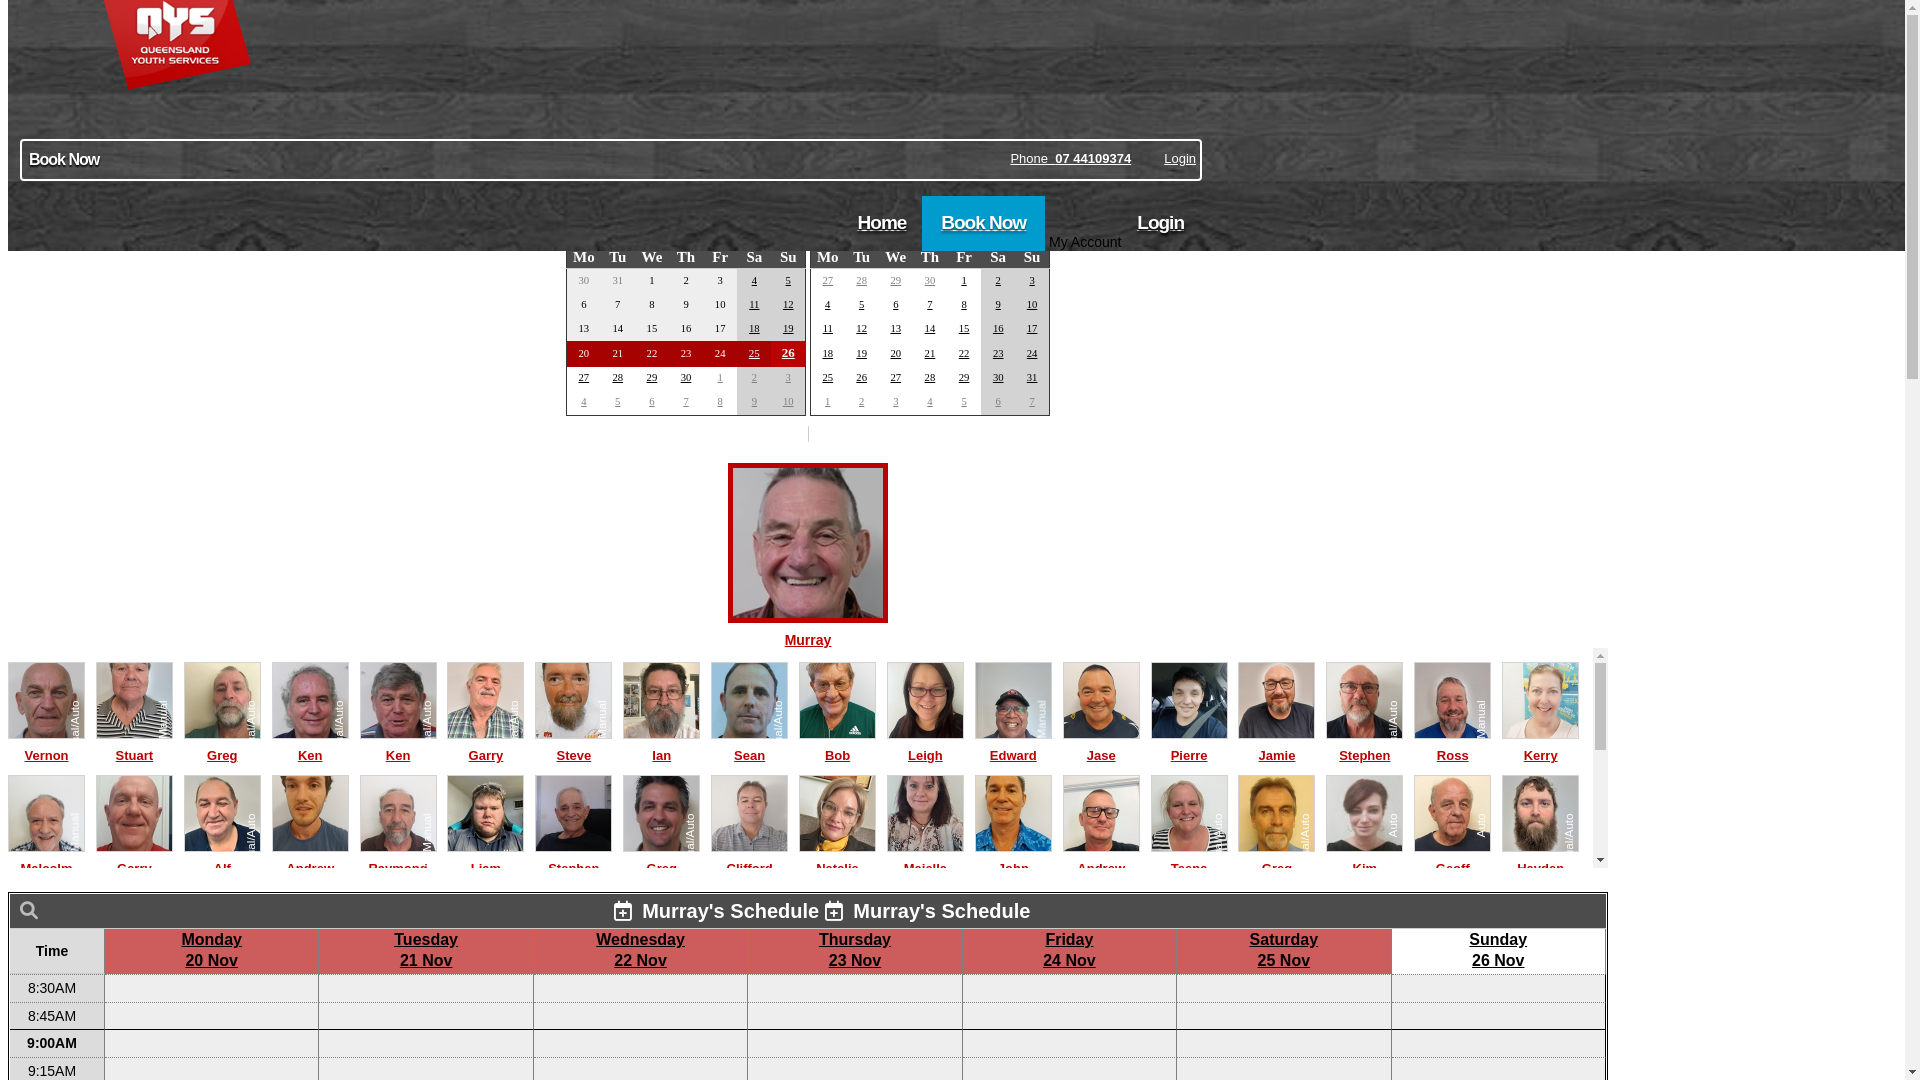 Image resolution: width=1920 pixels, height=1080 pixels. What do you see at coordinates (1031, 401) in the screenshot?
I see `'7'` at bounding box center [1031, 401].